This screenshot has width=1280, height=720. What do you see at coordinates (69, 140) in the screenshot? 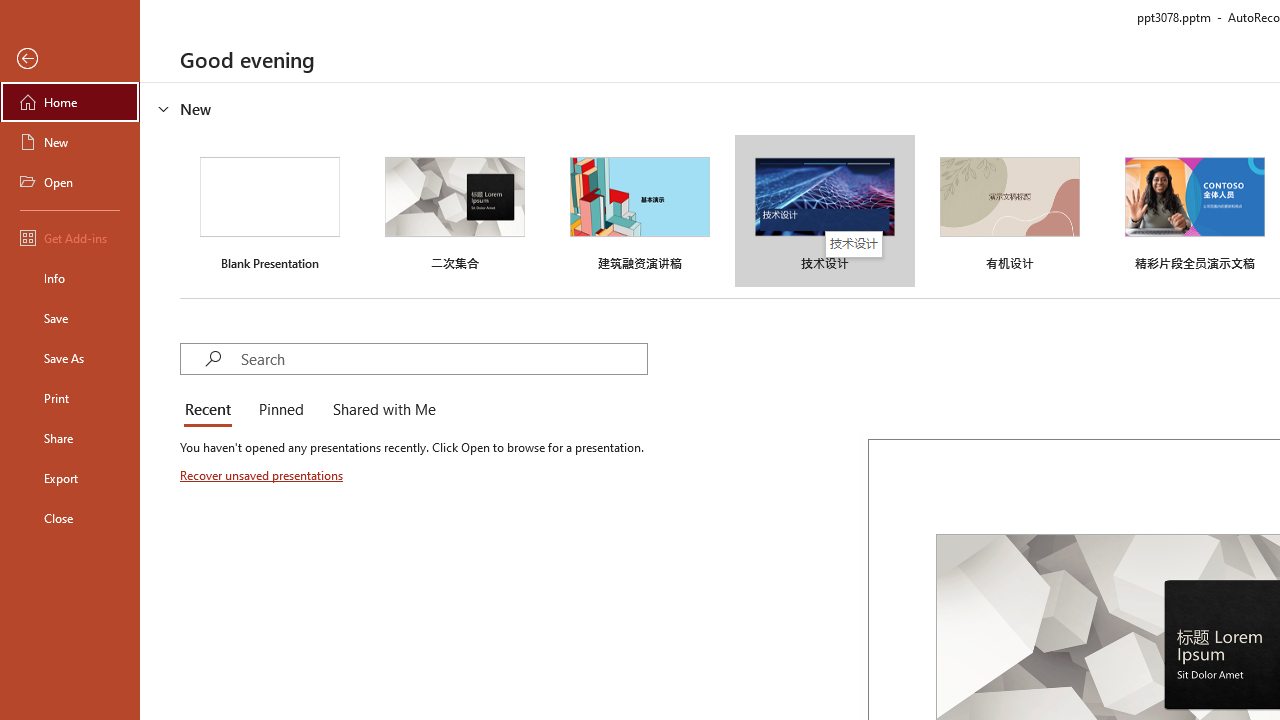
I see `'New'` at bounding box center [69, 140].